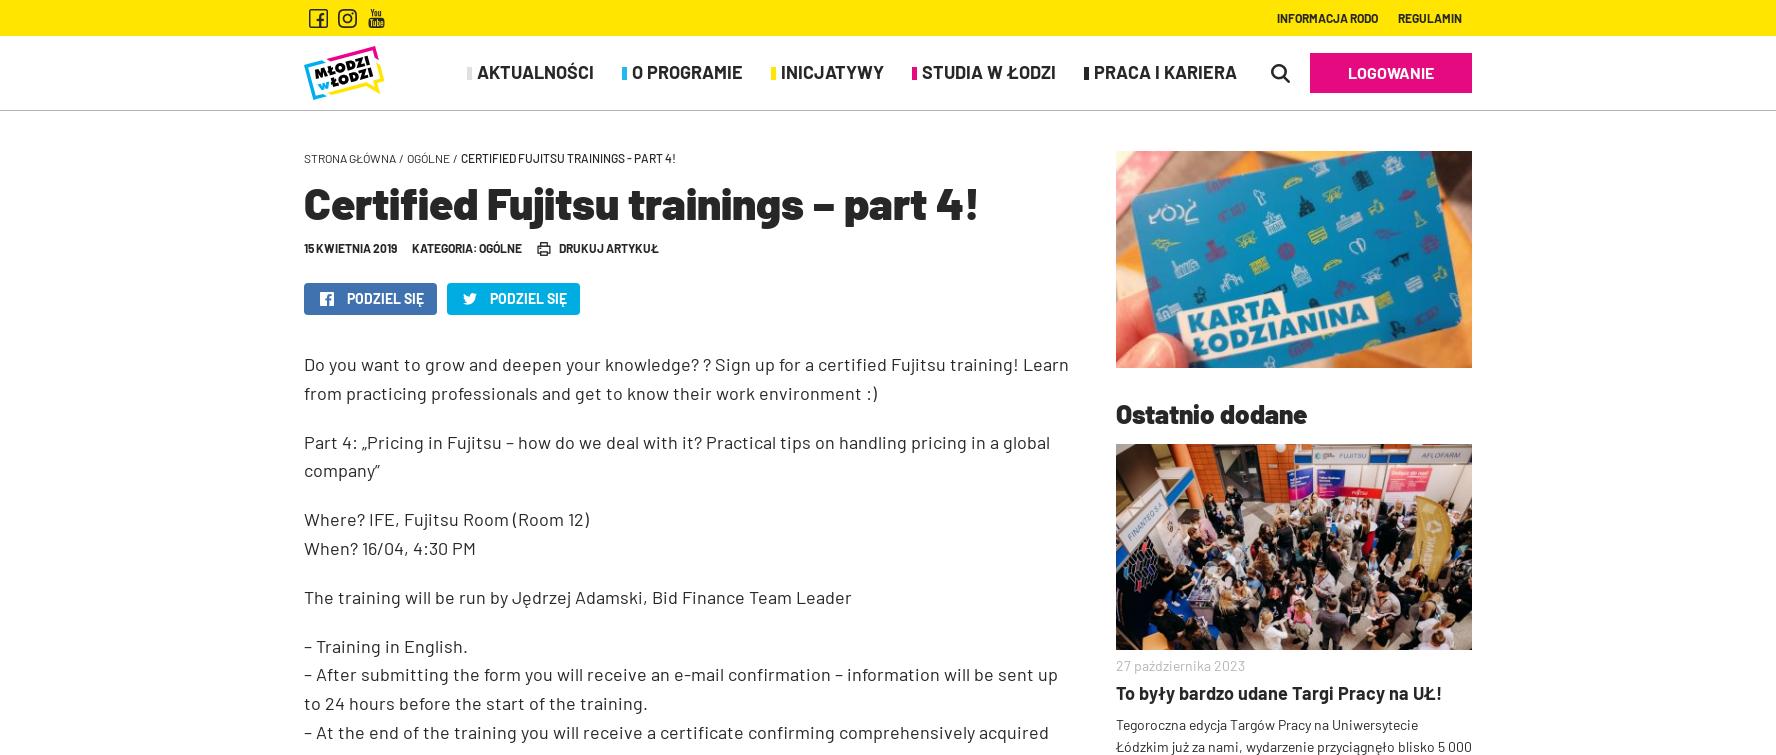 The width and height of the screenshot is (1776, 755). What do you see at coordinates (1116, 664) in the screenshot?
I see `'27 października 2023'` at bounding box center [1116, 664].